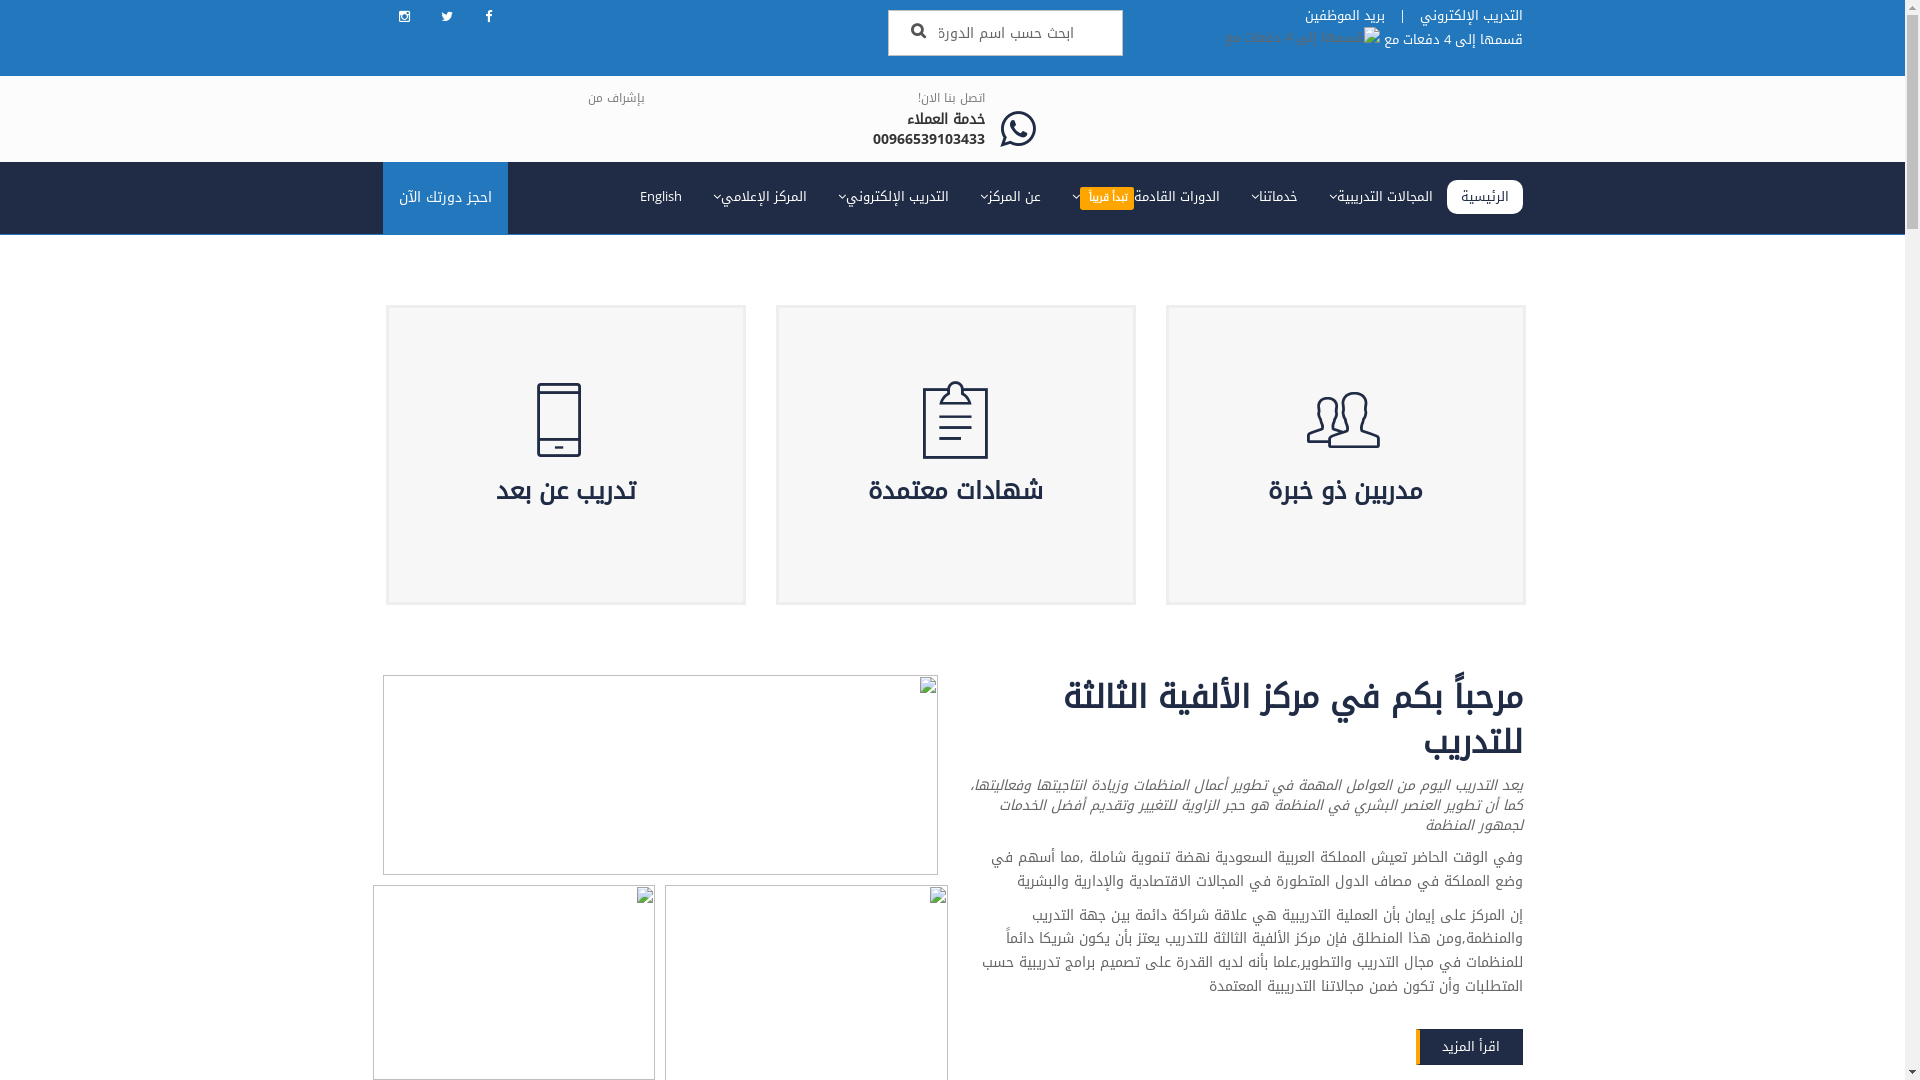  Describe the element at coordinates (928, 138) in the screenshot. I see `'00966539103433'` at that location.